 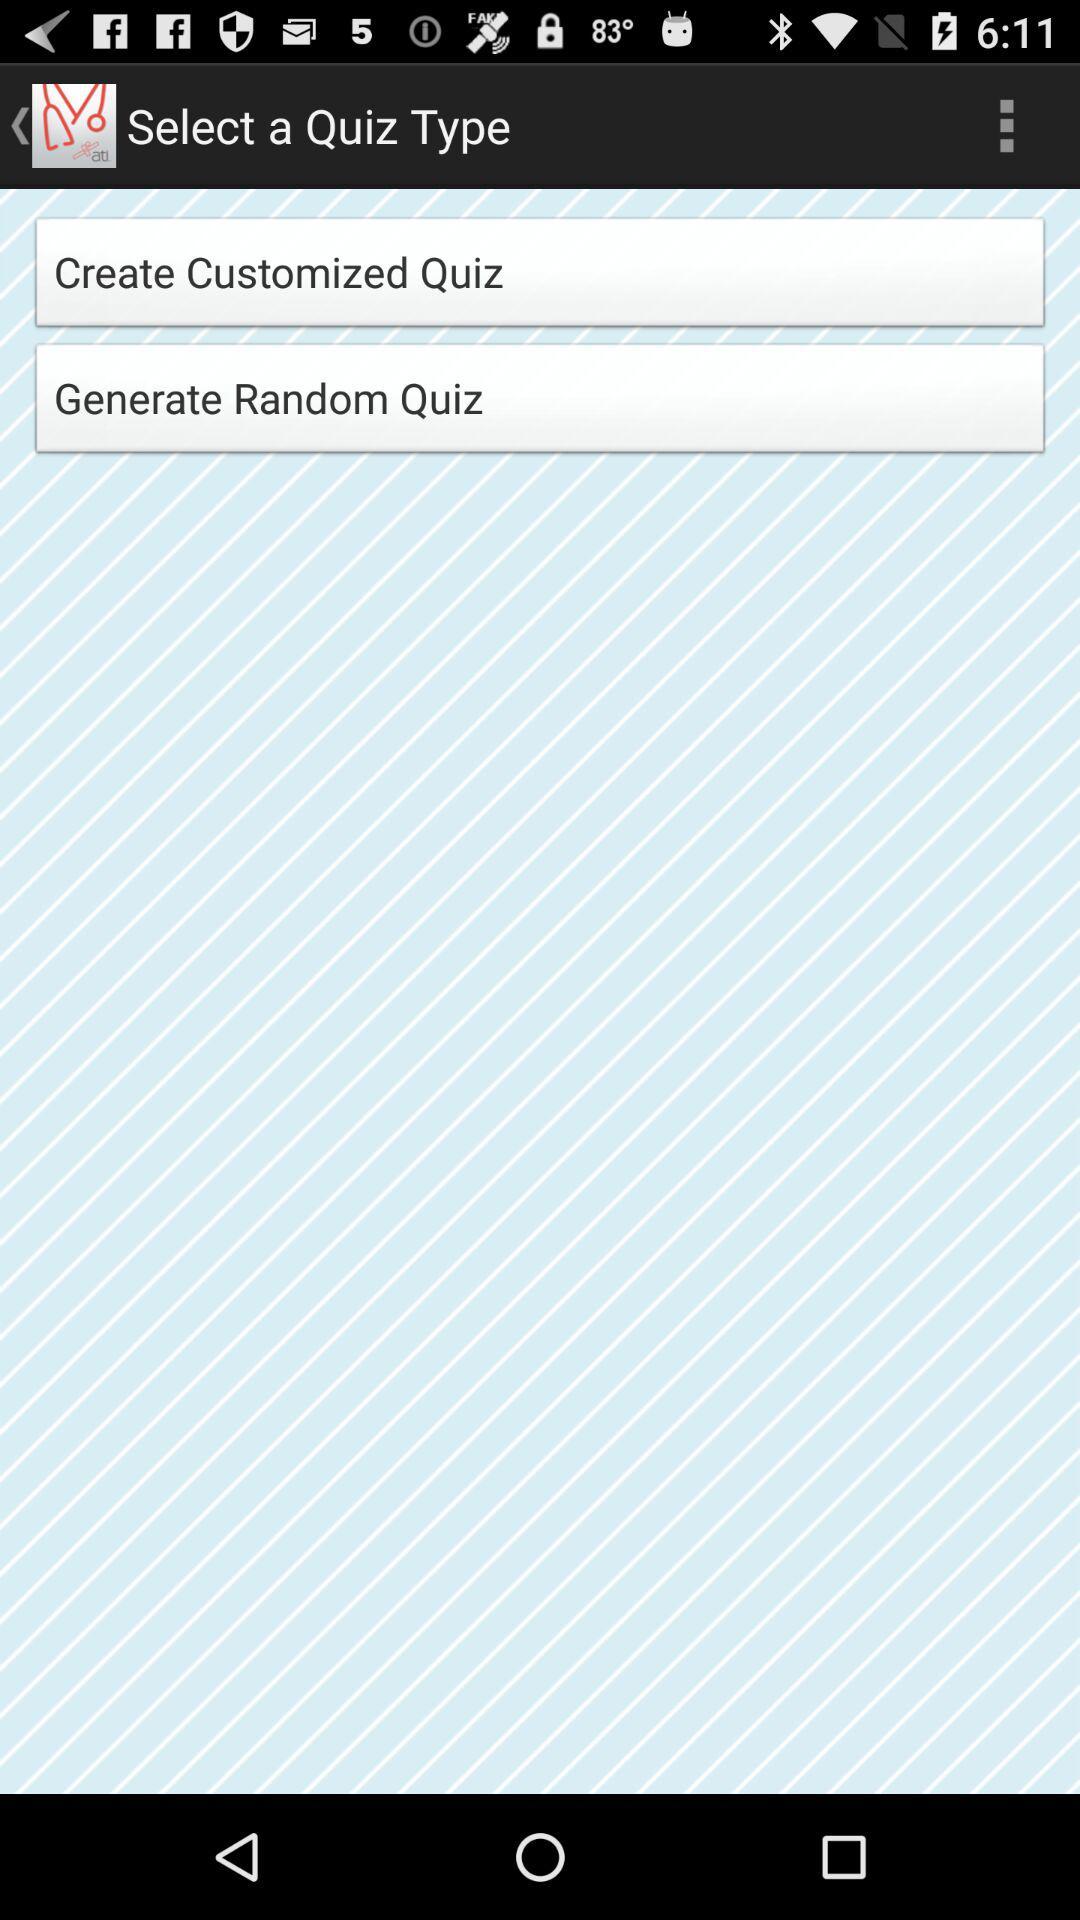 What do you see at coordinates (540, 403) in the screenshot?
I see `icon below the create customized quiz item` at bounding box center [540, 403].